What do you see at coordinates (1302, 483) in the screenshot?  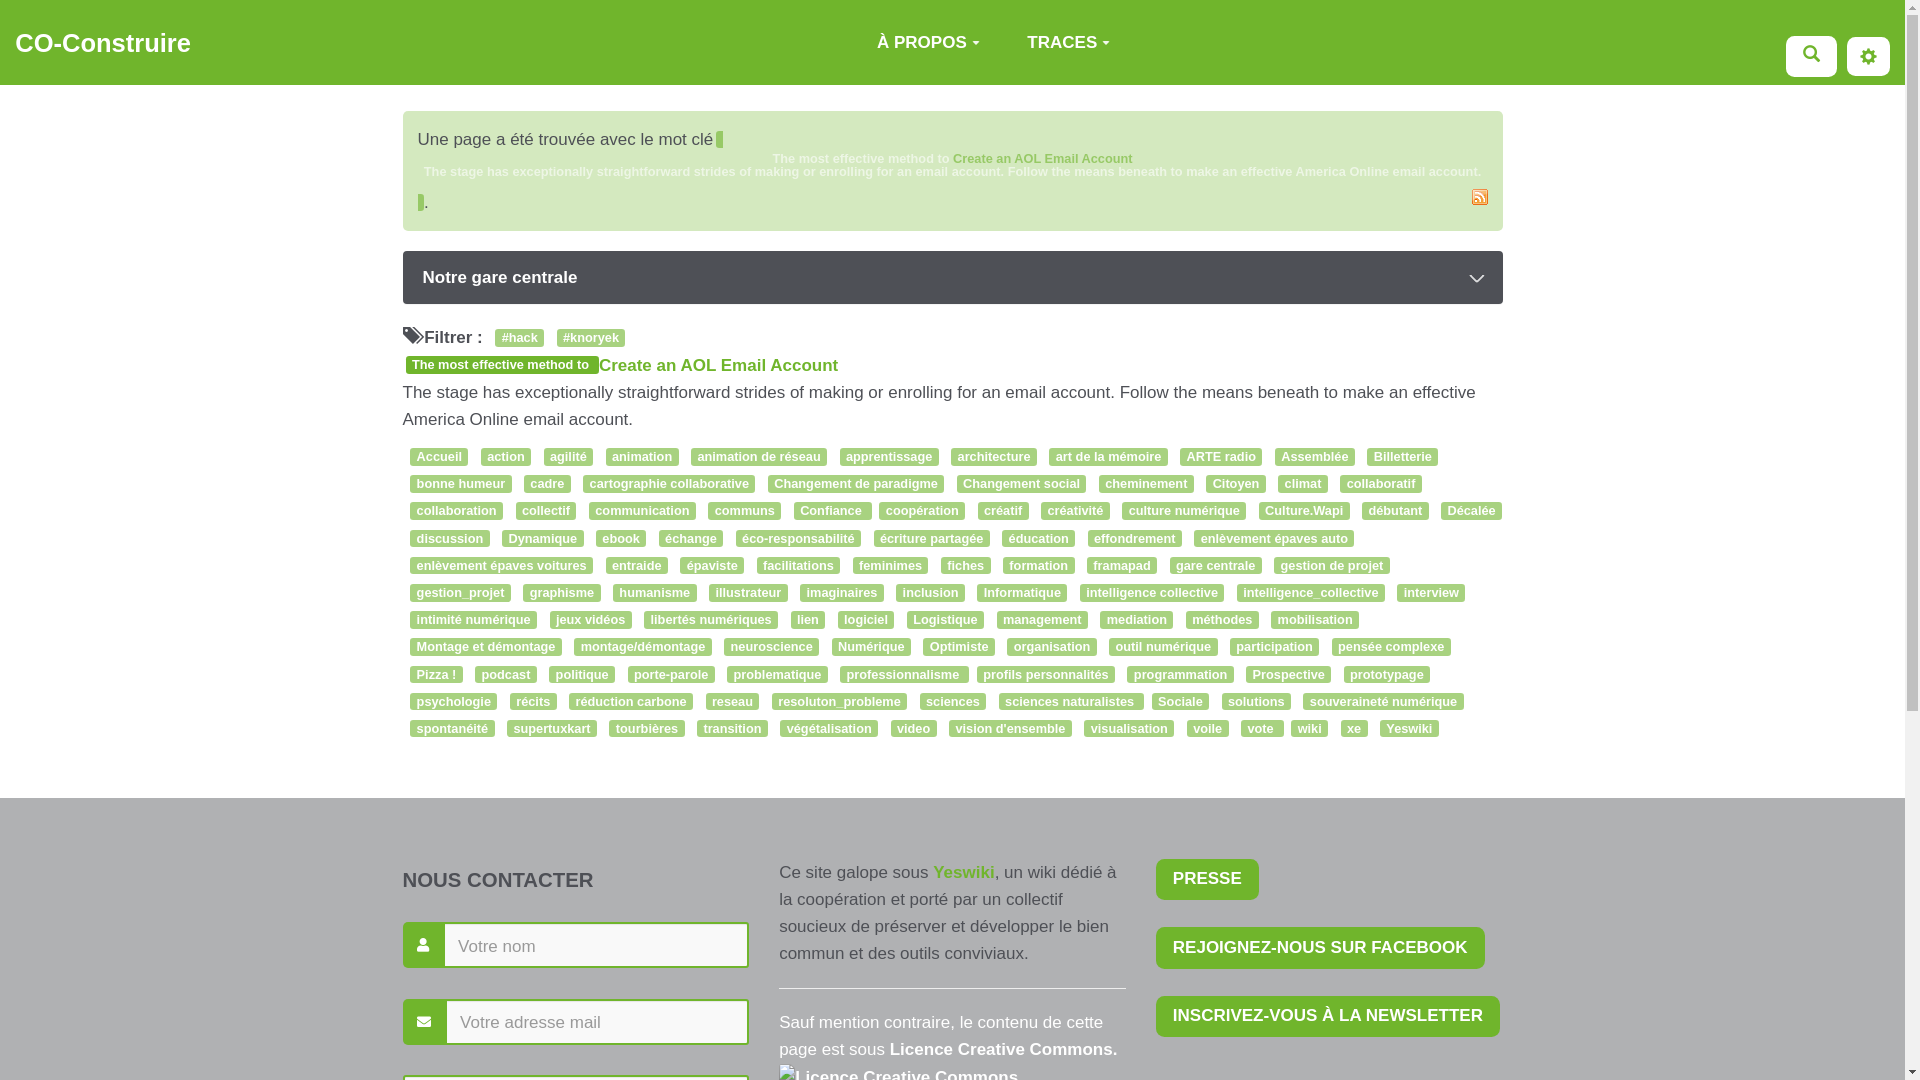 I see `'climat'` at bounding box center [1302, 483].